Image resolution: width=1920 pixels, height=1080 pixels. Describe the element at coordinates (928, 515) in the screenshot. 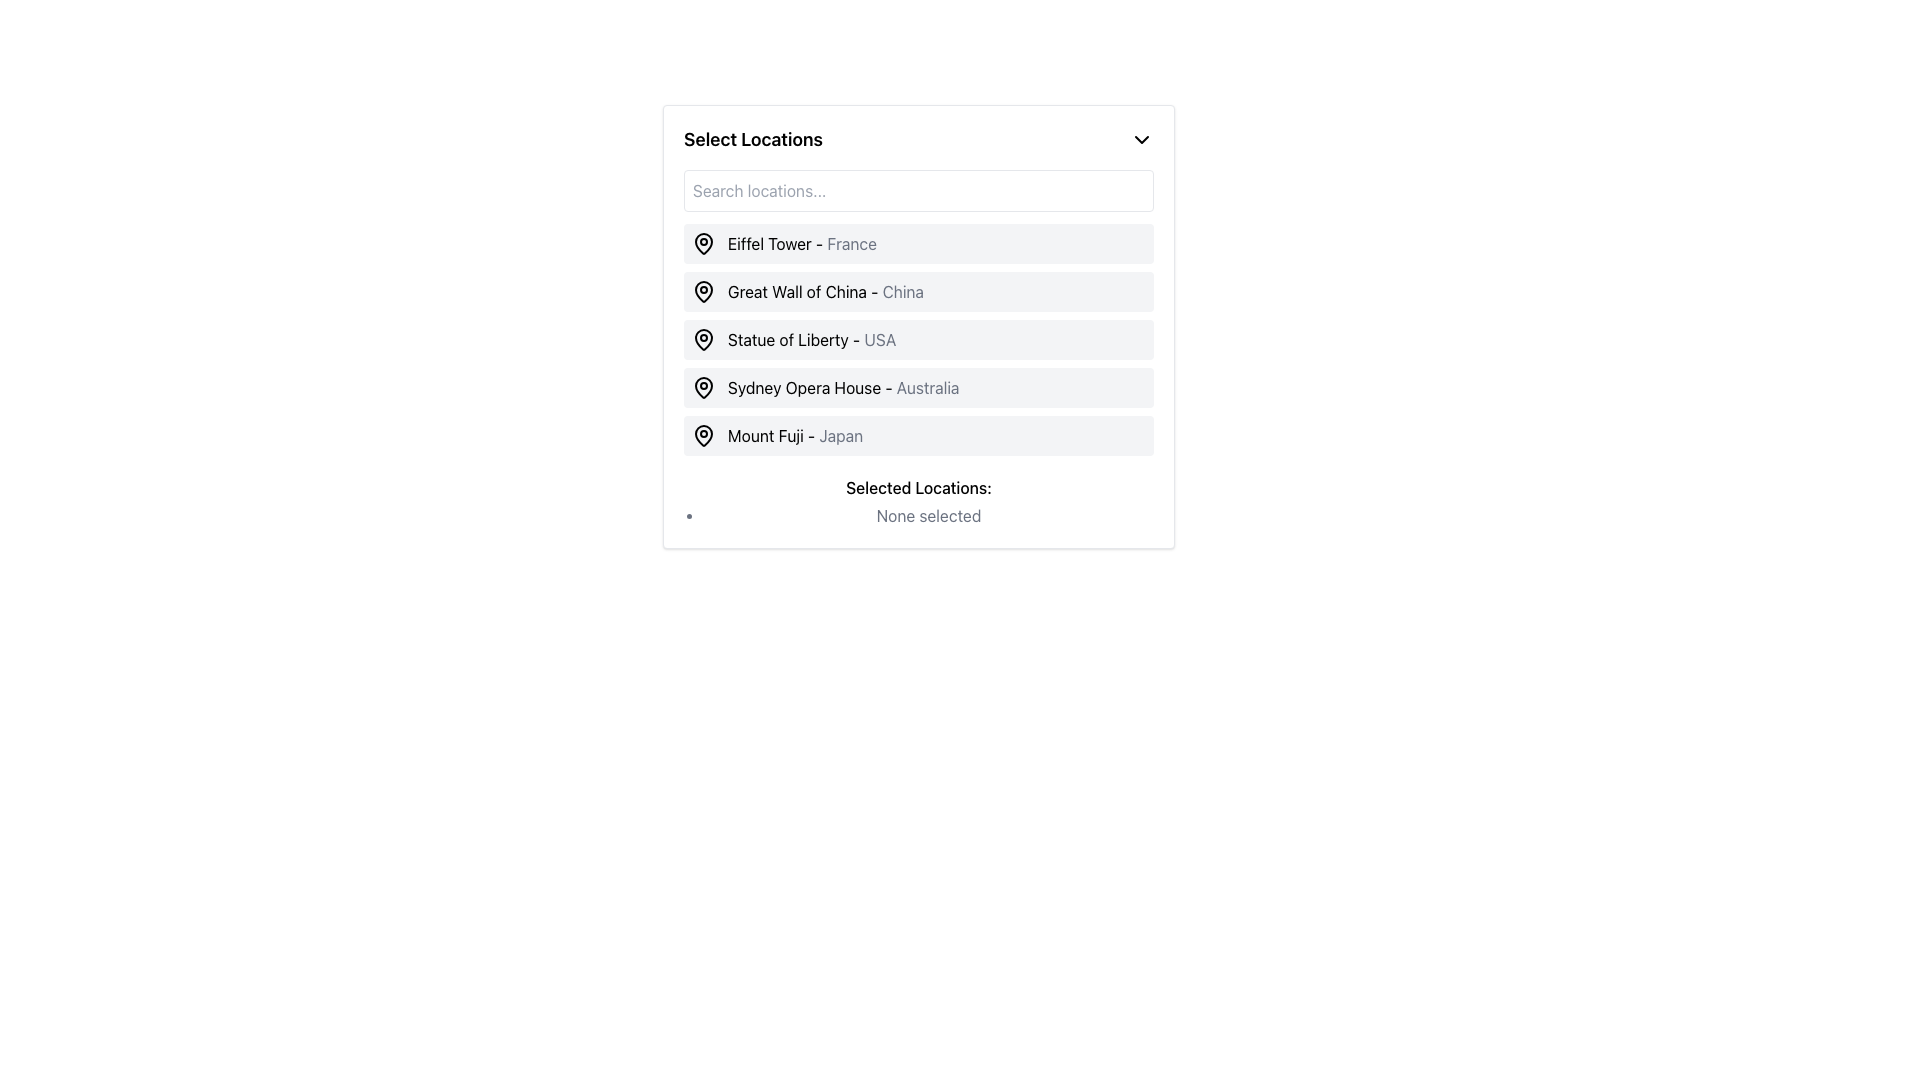

I see `the 'None selected' text label element, which indicates the current selection status and is located below the 'Selected Locations:' title` at that location.